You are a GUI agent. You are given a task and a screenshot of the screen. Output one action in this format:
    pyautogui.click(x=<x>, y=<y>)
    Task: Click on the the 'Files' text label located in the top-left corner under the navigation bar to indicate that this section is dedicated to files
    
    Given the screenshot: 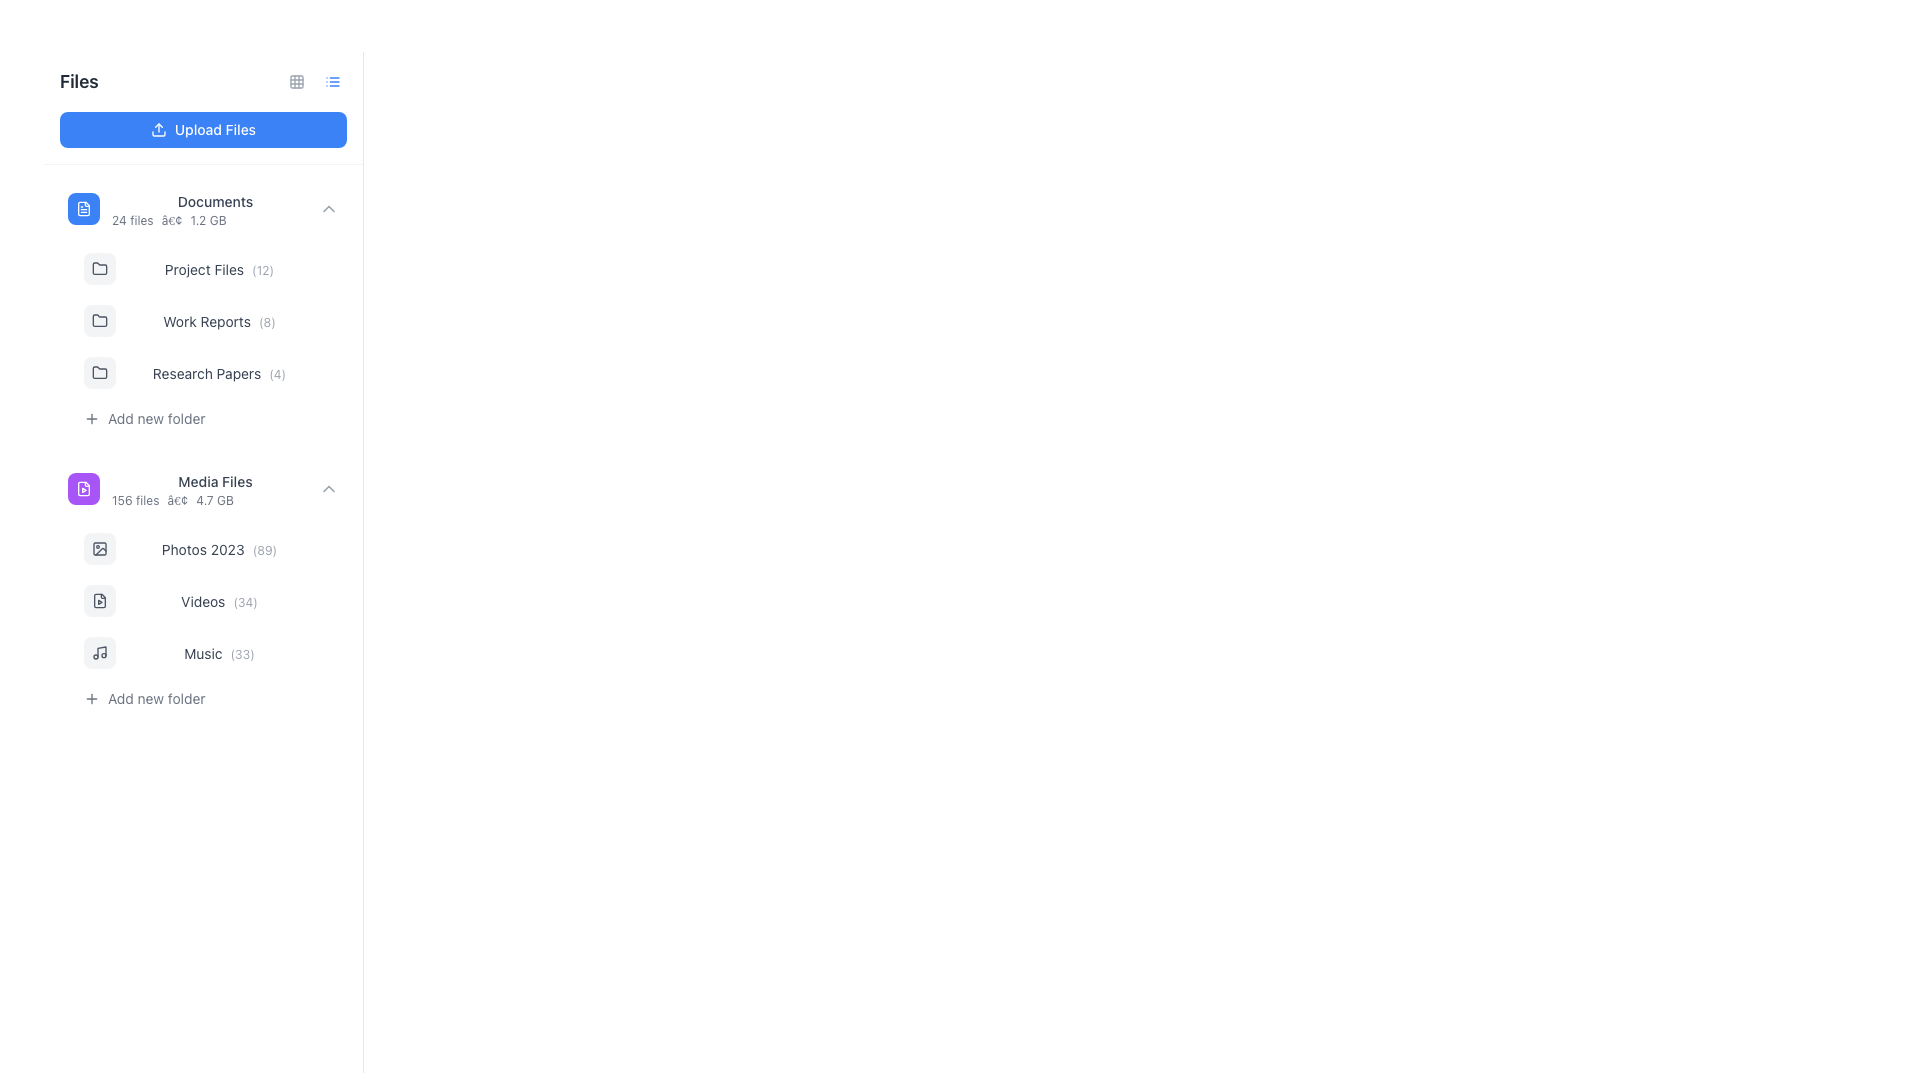 What is the action you would take?
    pyautogui.click(x=79, y=80)
    